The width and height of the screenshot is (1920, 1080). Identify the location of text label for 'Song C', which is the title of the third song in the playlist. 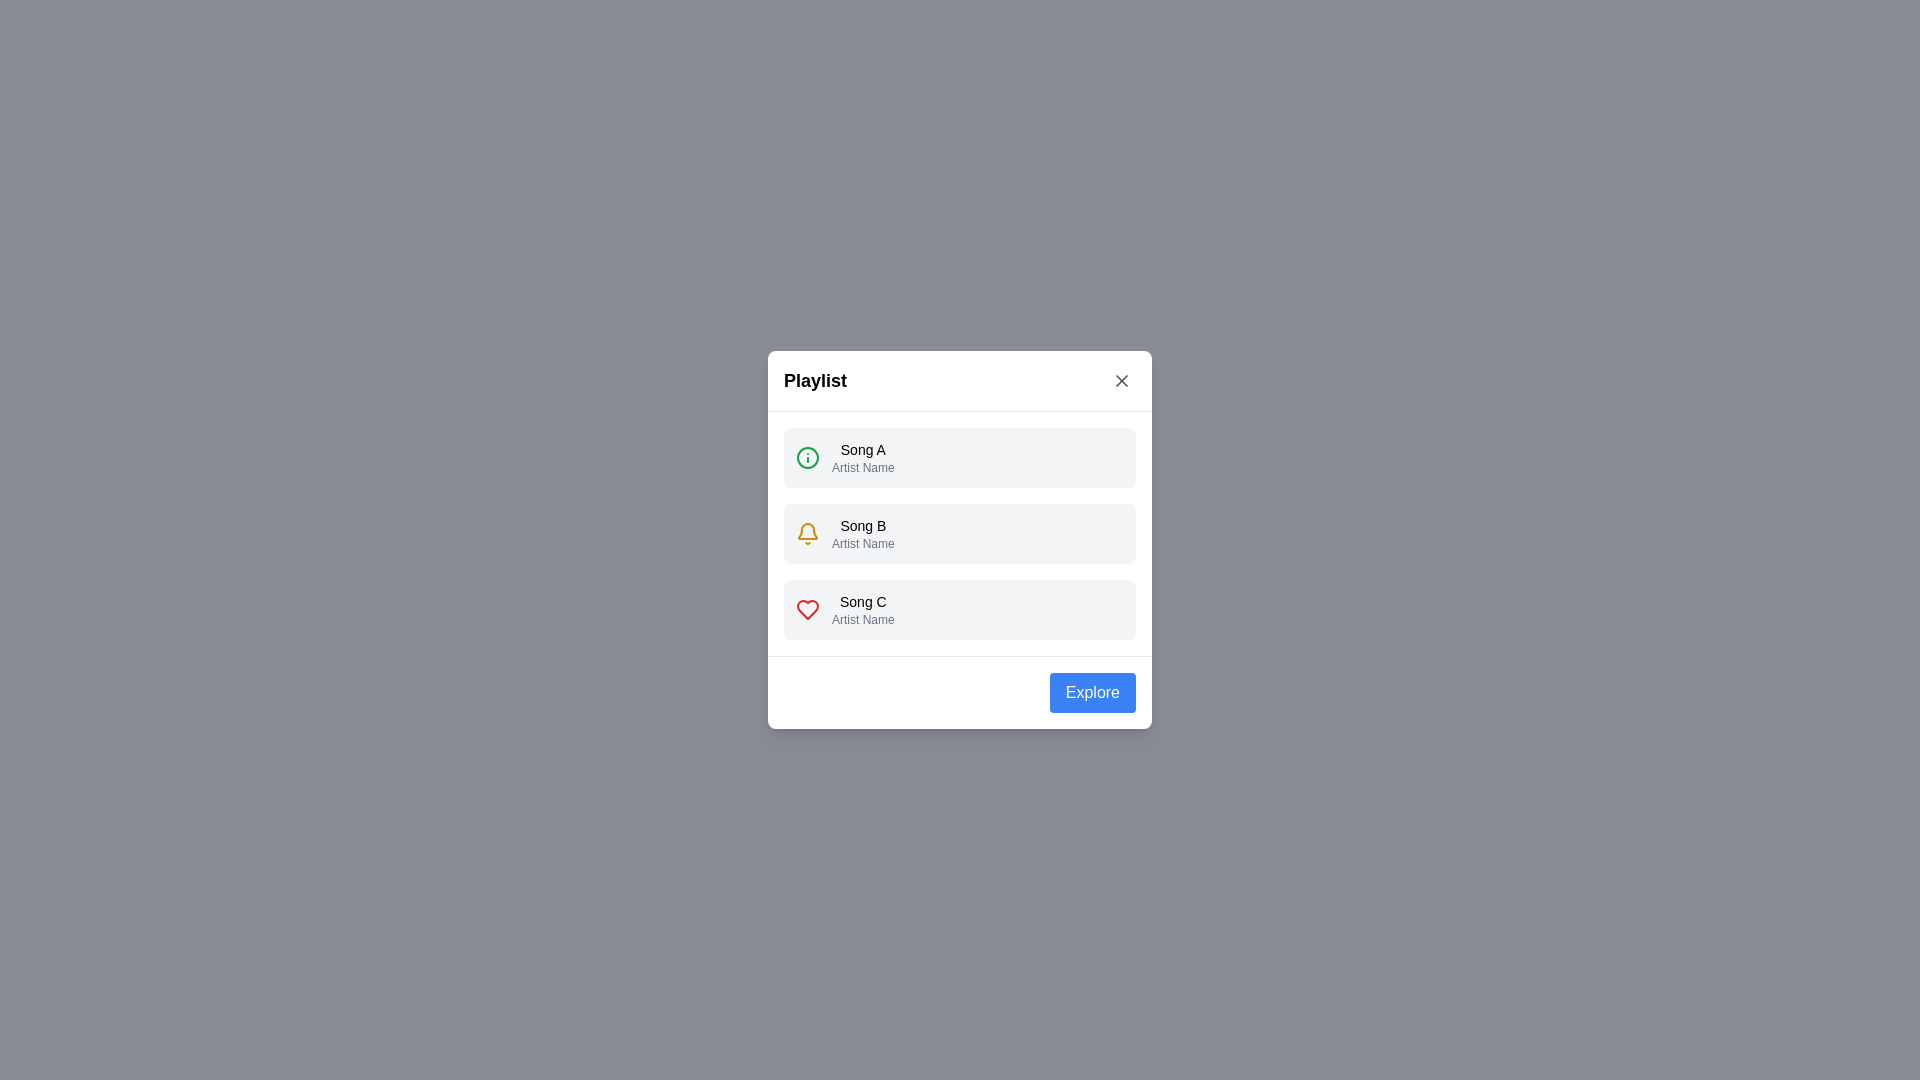
(863, 600).